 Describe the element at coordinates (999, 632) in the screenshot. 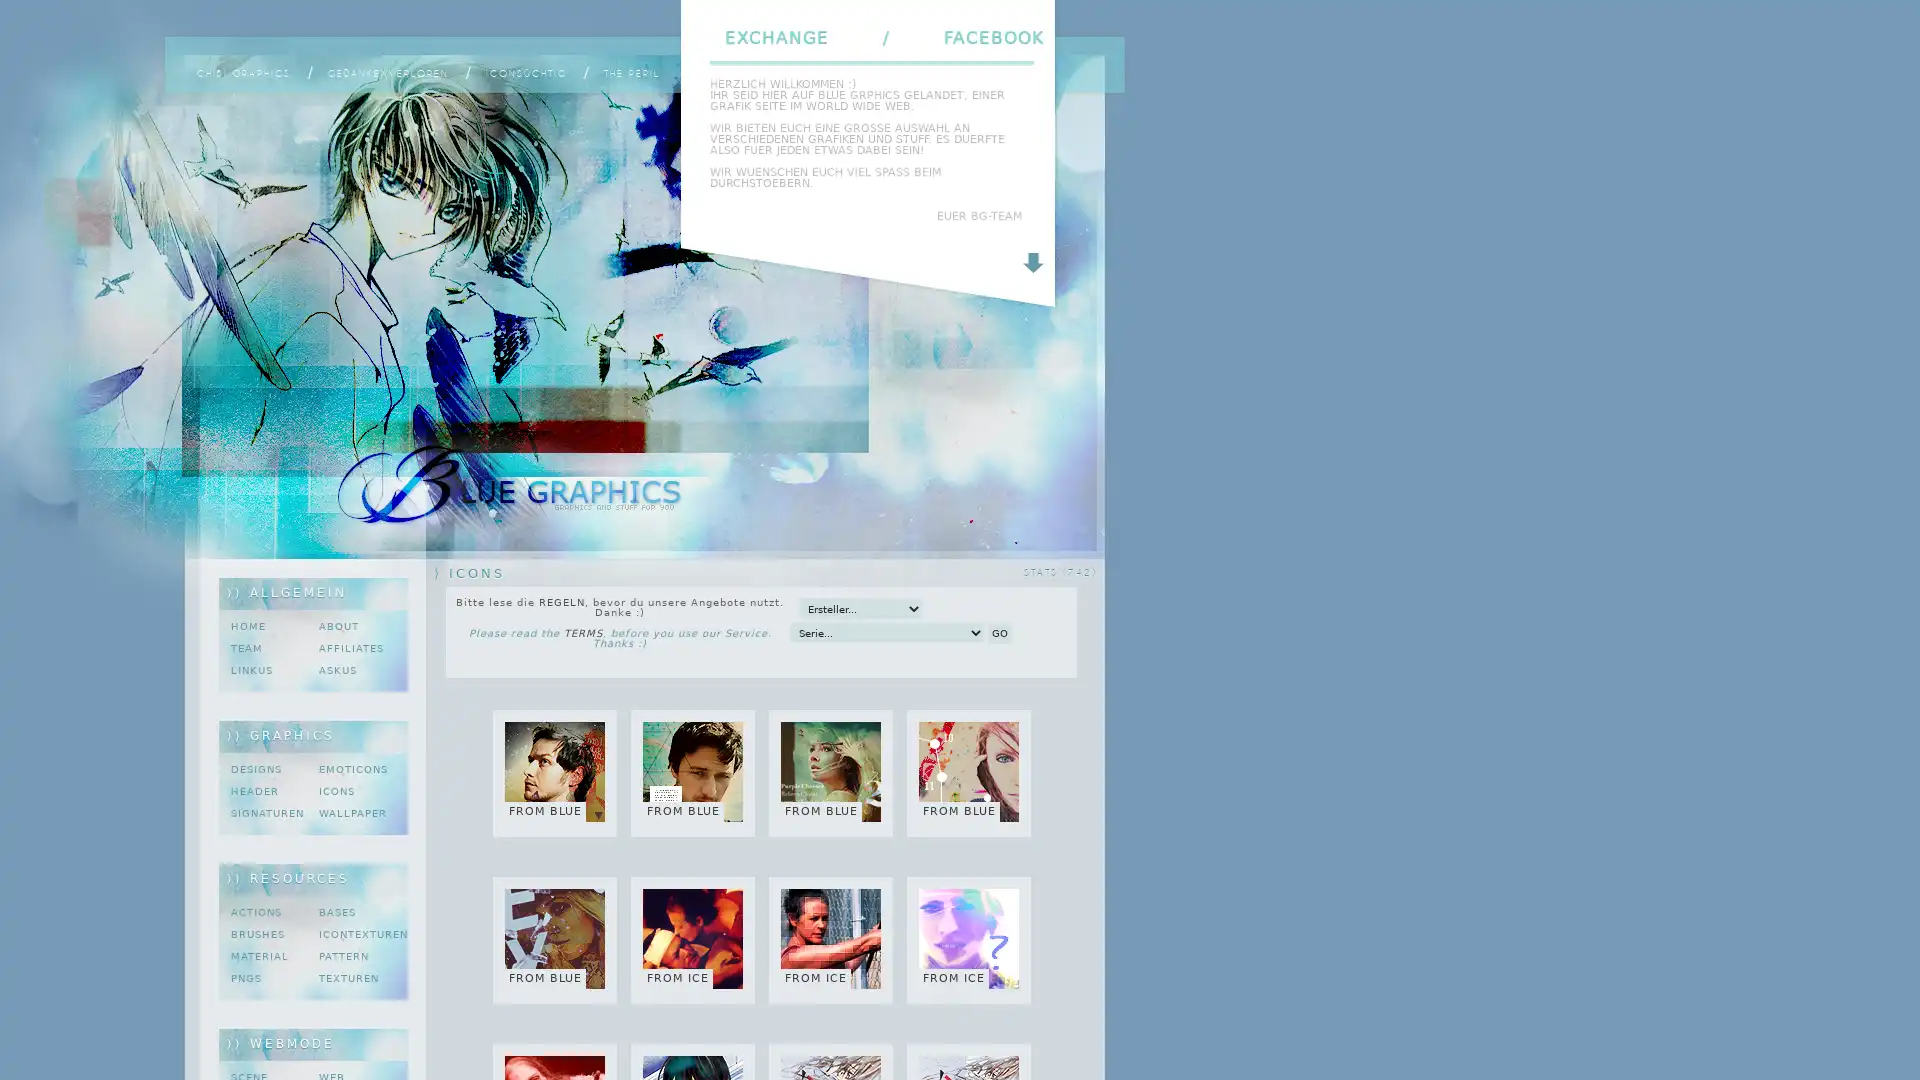

I see `GO` at that location.